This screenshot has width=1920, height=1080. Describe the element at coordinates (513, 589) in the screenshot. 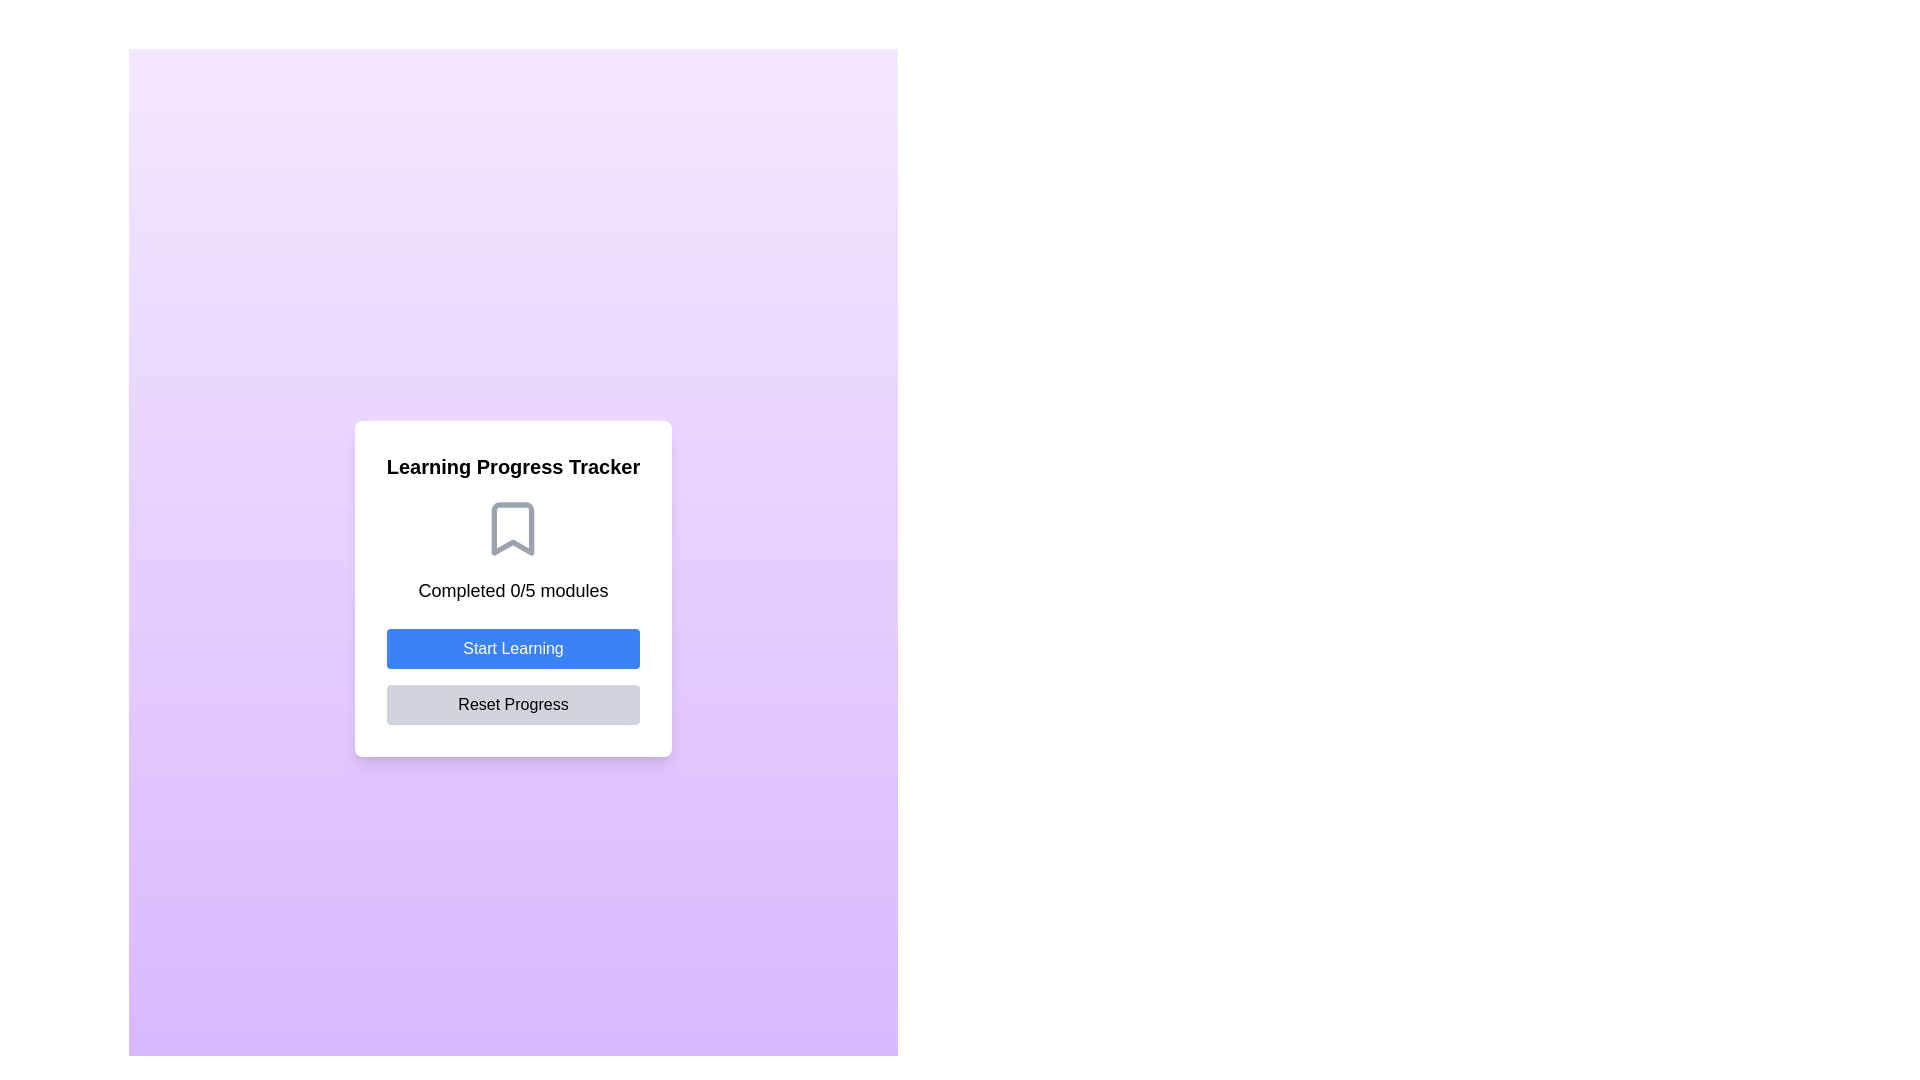

I see `progress information text located in the 'Learning Progress Tracker' section, positioned below the bookmark icon and above the 'Start Learning' and 'Reset Progress' buttons` at that location.